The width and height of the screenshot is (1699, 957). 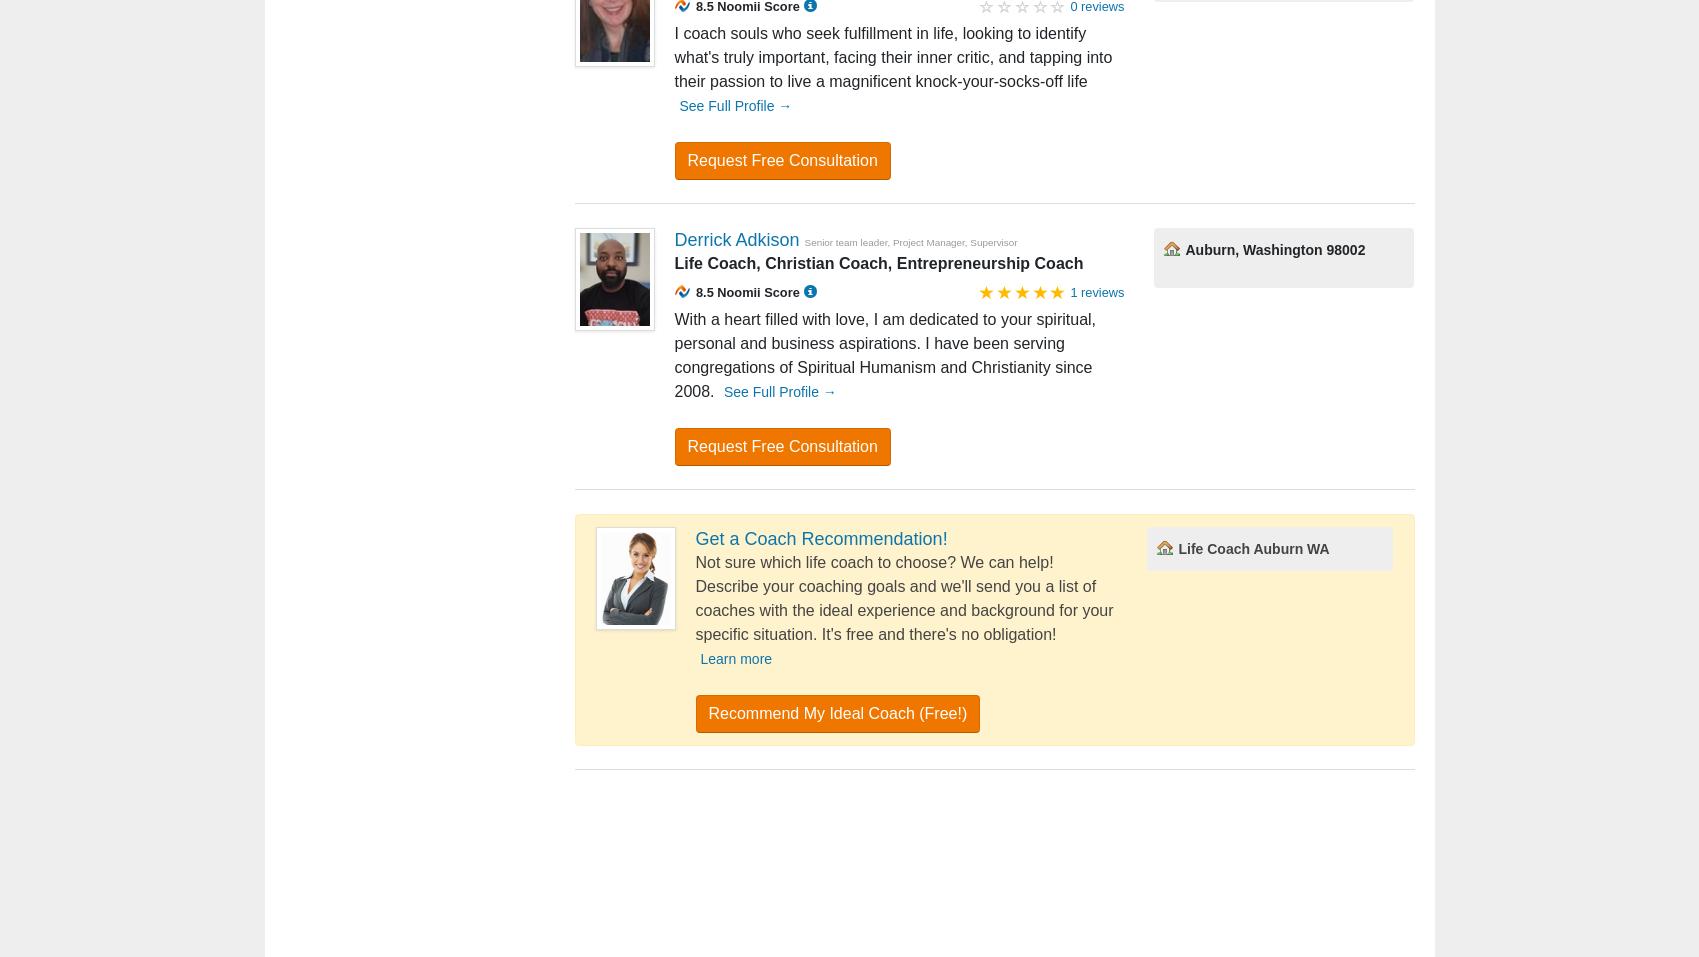 I want to click on 'Performance Coaching', so click(x=789, y=867).